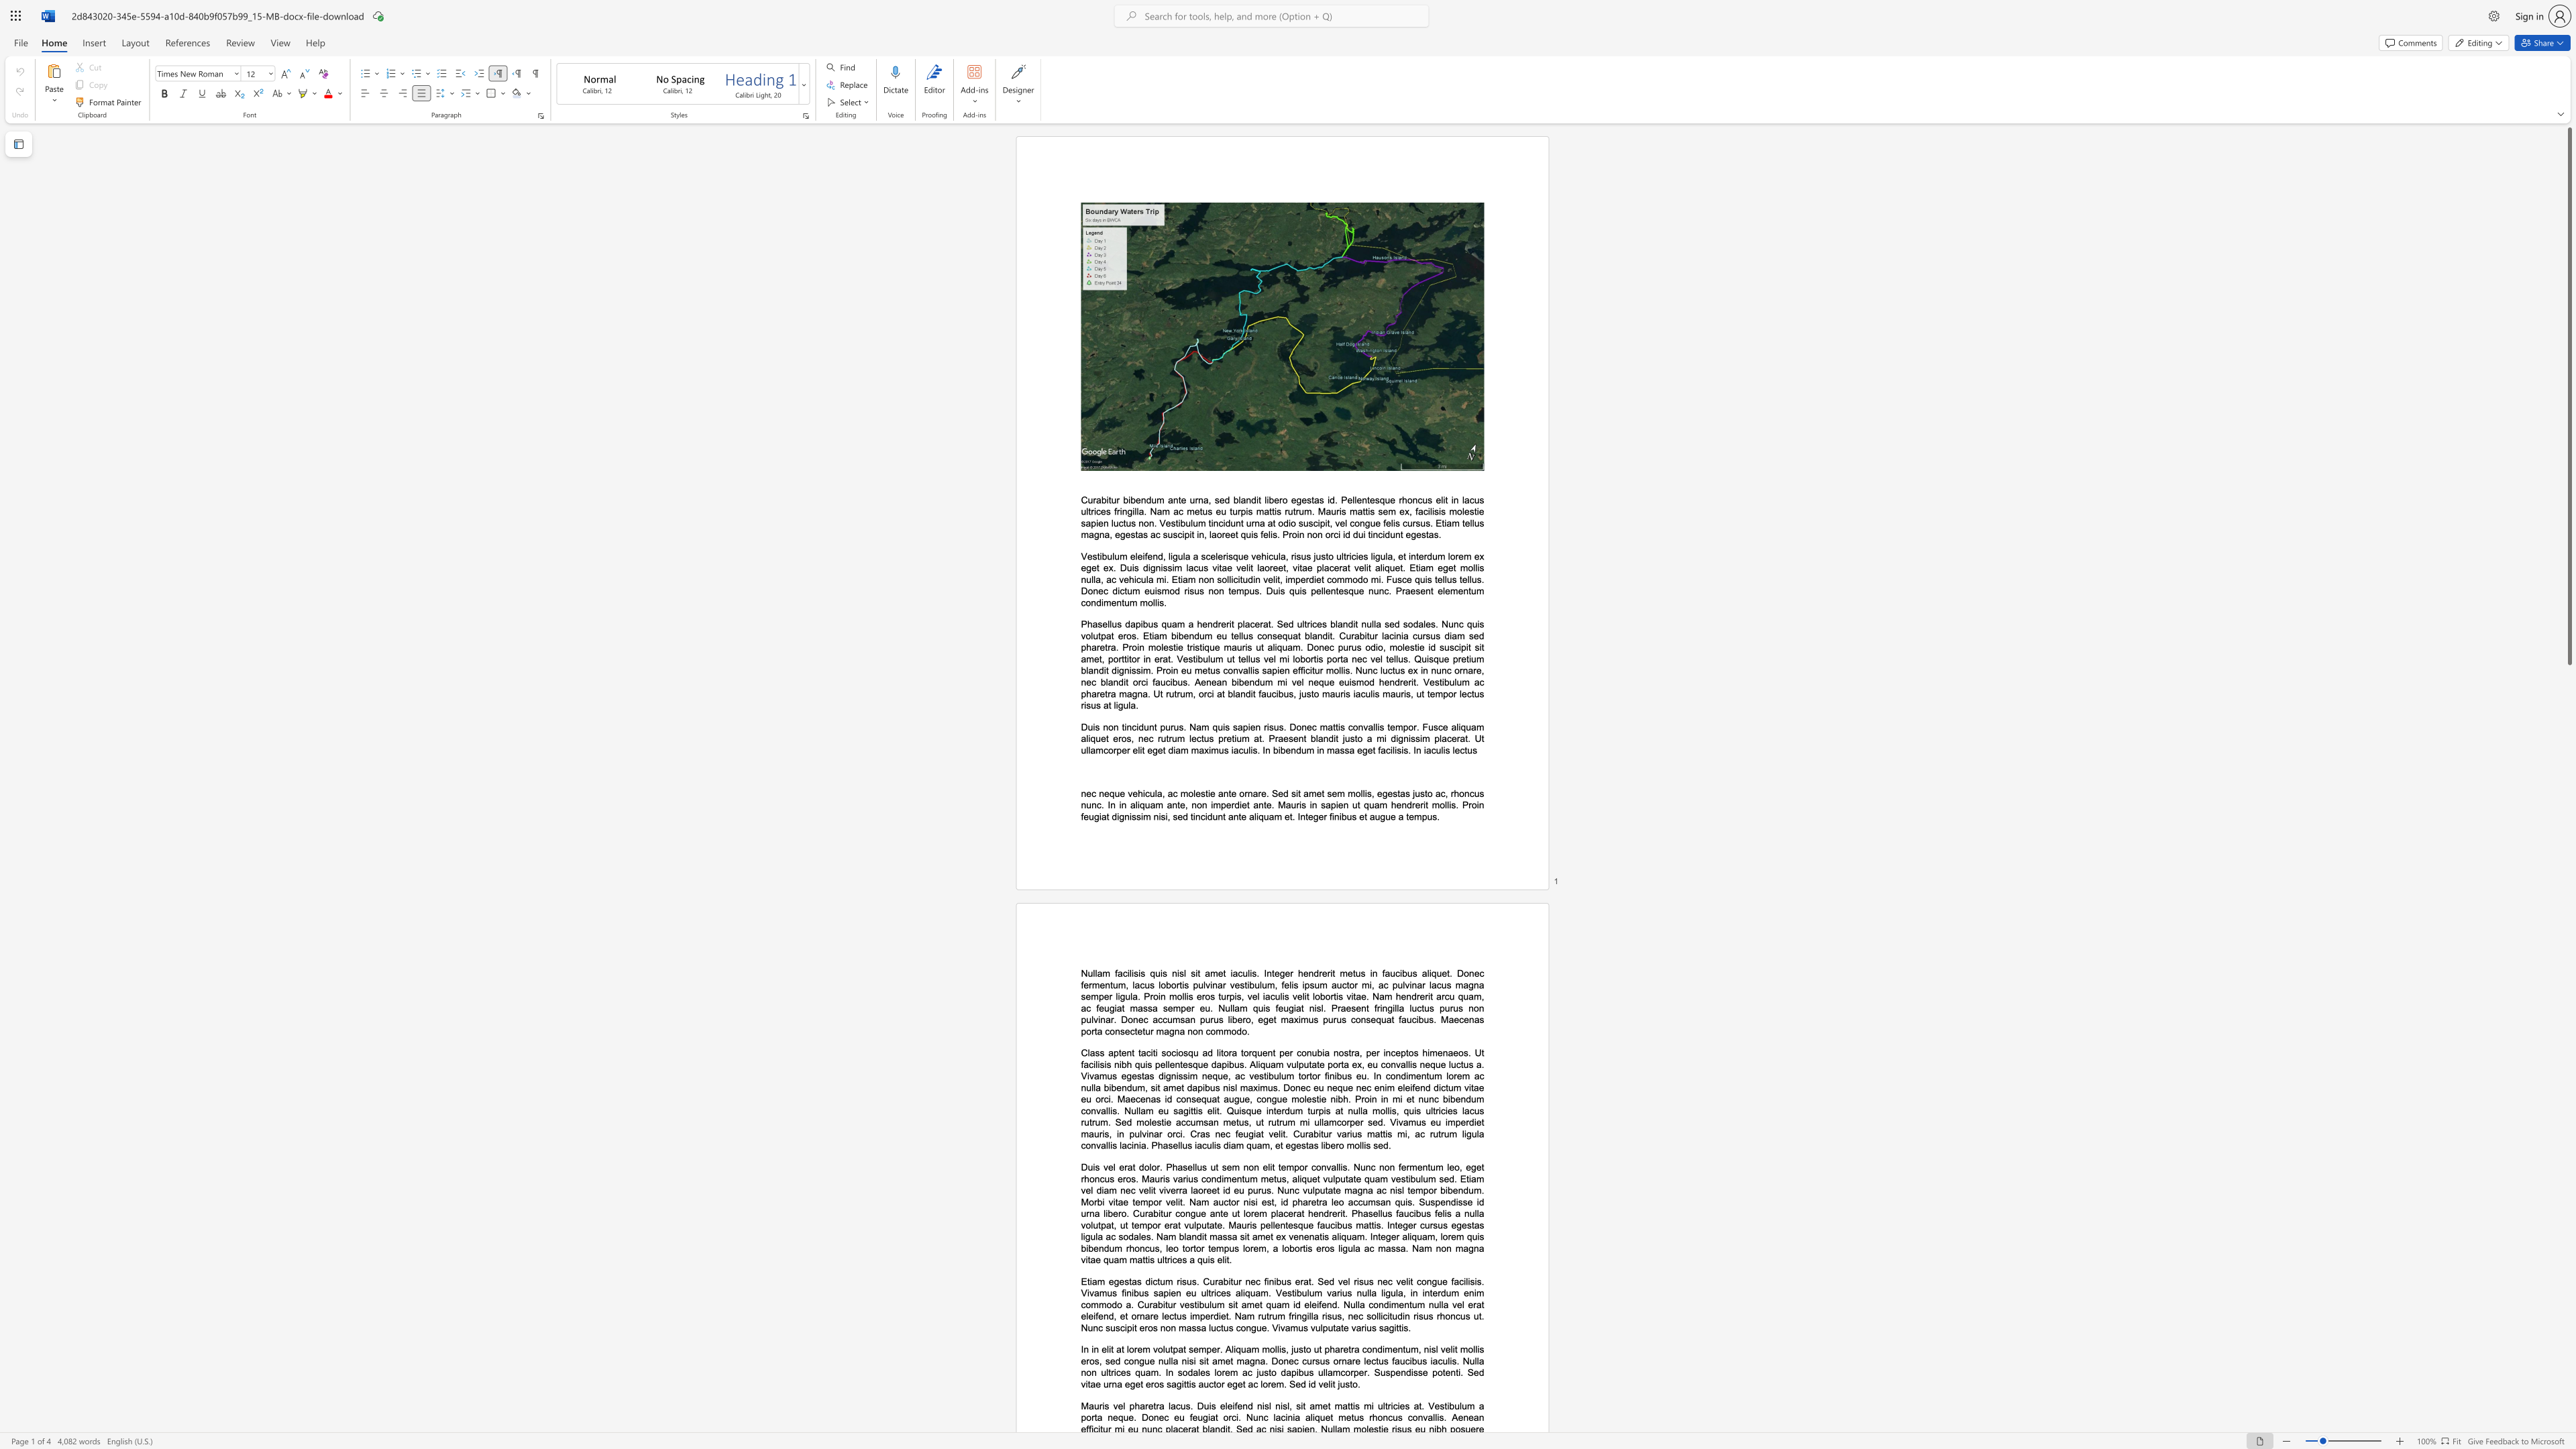 This screenshot has width=2576, height=1449. Describe the element at coordinates (1430, 1201) in the screenshot. I see `the subset text "spendisse id urna libero. Curabitur congue ante ut lorem placerat hendrerit. Phasellus faucibus felis a nulla volutpat, ut tempor erat vulputate. Mauris pellentesque faucibus mattis. Integer cursus egestas ligula ac sodales. Nam blandit massa sit amet ex venenatis aliquam. Integer aliquam, lorem quis bibendum rhoncus, leo tortor tempus lorem, a lobortis eros ligula a" within the text "Duis vel erat dolor. Phasellus ut sem non elit tempor convallis. Nunc non fermentum leo, eget rhoncus eros. Mauris varius condimentum metus, aliquet vulputate quam vestibulum sed. Etiam vel diam nec velit viverra laoreet id eu purus. Nunc vulputate magna ac nisl tempor bibendum. Morbi vitae tempor velit. Nam auctor nisi est, id pharetra leo accumsan quis. Suspendisse id urna libero. Curabitur congue ante ut lorem placerat hendrerit. Phasellus faucibus felis a nulla volutpat, ut tempor erat vulputate. Mauris pellentesque faucibus mattis. Integer cursus egestas ligula ac sodales. Nam blandit massa sit amet ex venenatis aliquam. Integer aliquam, lorem quis bibendum rhoncus, leo tortor tempus lorem, a lobortis eros ligula ac massa. Nam non magna vitae quam mattis ultrices a quis elit."` at that location.